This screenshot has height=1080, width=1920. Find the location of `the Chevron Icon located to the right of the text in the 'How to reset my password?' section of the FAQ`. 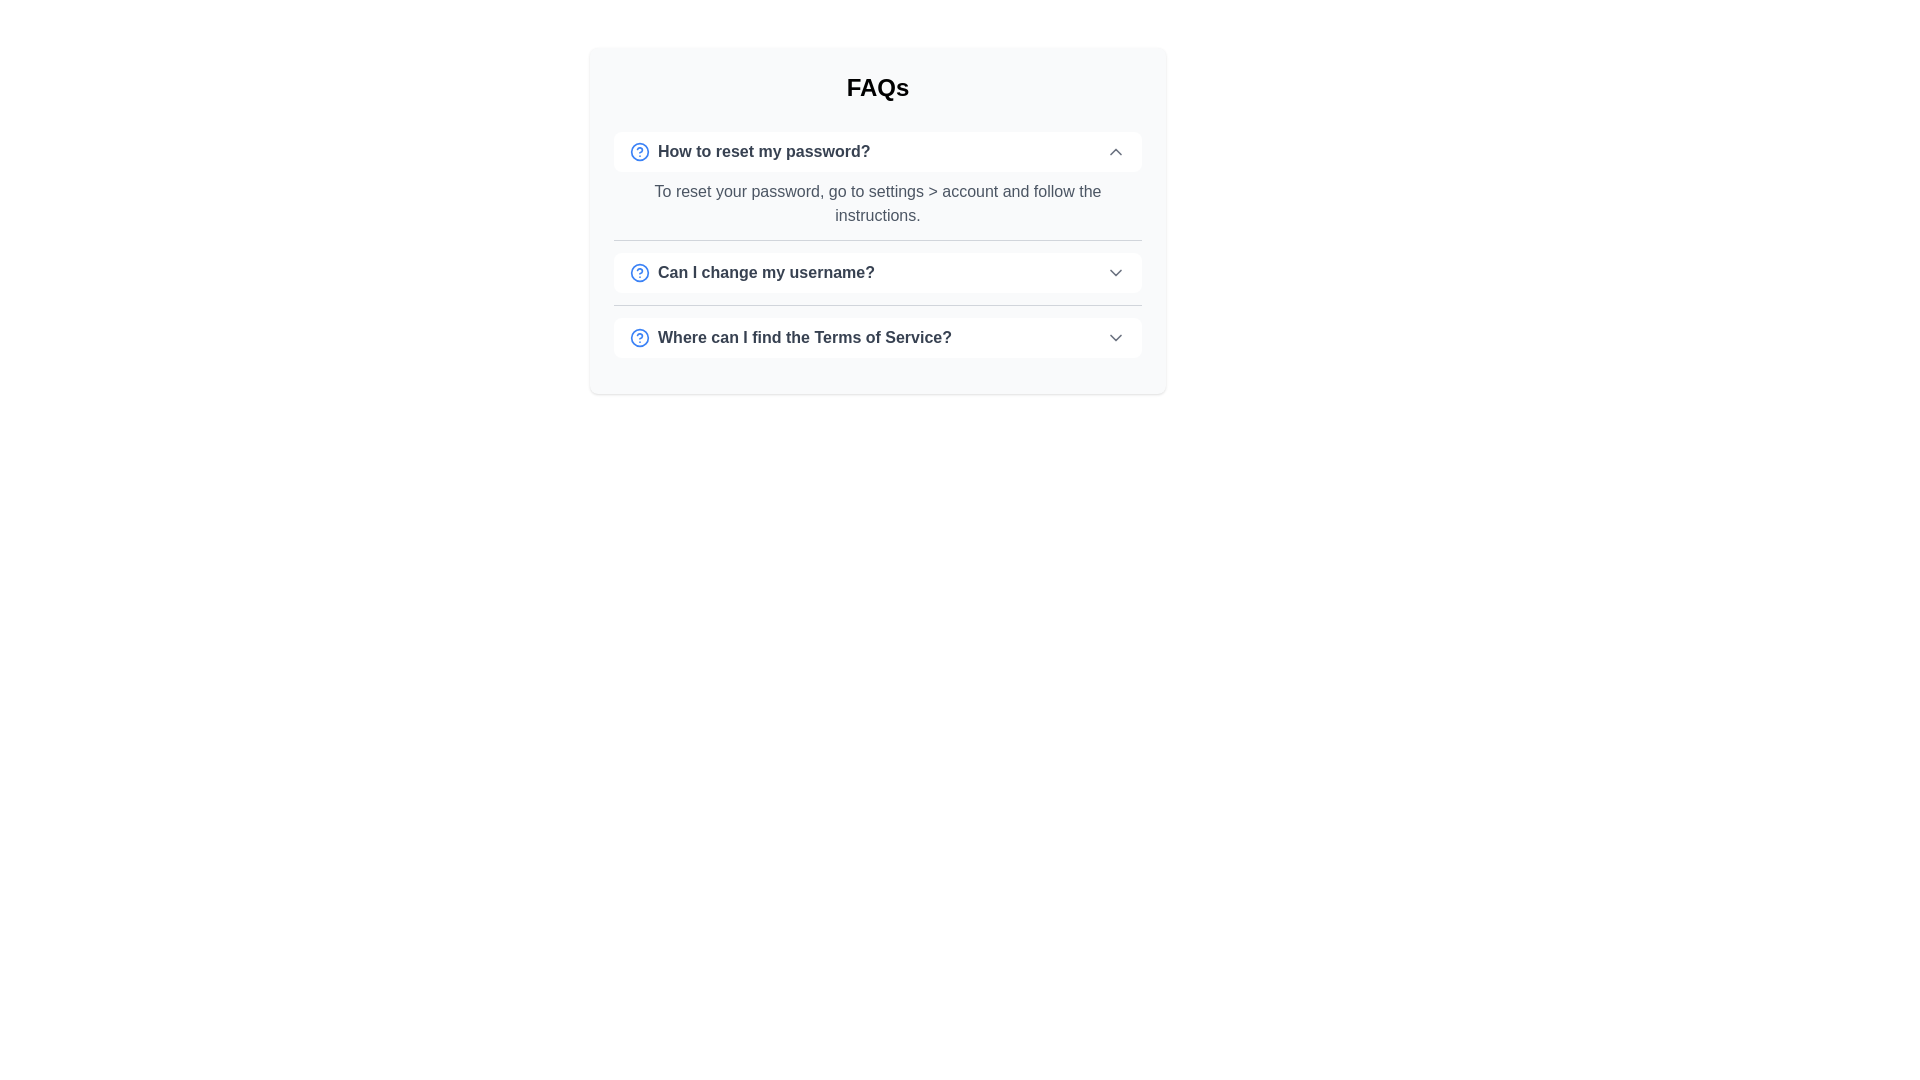

the Chevron Icon located to the right of the text in the 'How to reset my password?' section of the FAQ is located at coordinates (1115, 150).